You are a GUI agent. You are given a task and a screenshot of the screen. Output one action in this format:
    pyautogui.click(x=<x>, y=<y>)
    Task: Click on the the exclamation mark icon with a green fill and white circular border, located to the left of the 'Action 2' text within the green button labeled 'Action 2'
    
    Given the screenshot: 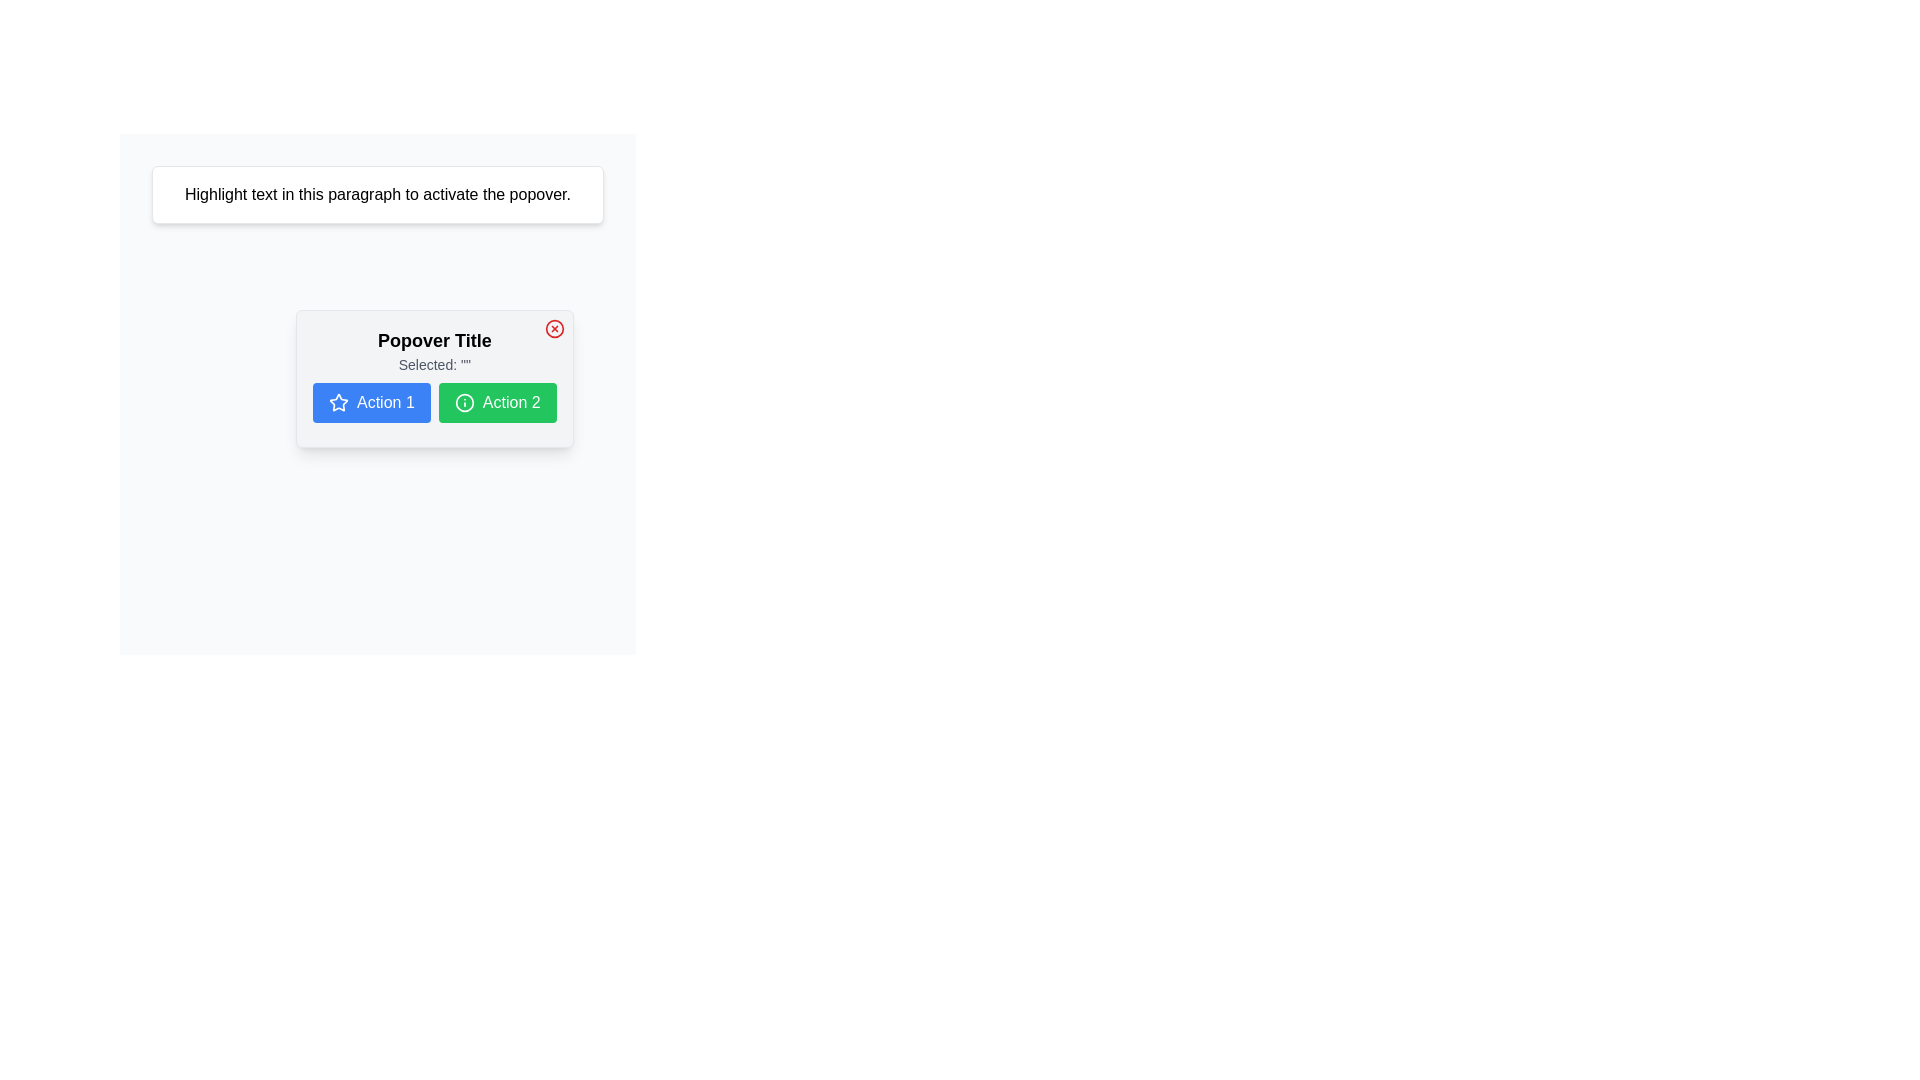 What is the action you would take?
    pyautogui.click(x=463, y=402)
    